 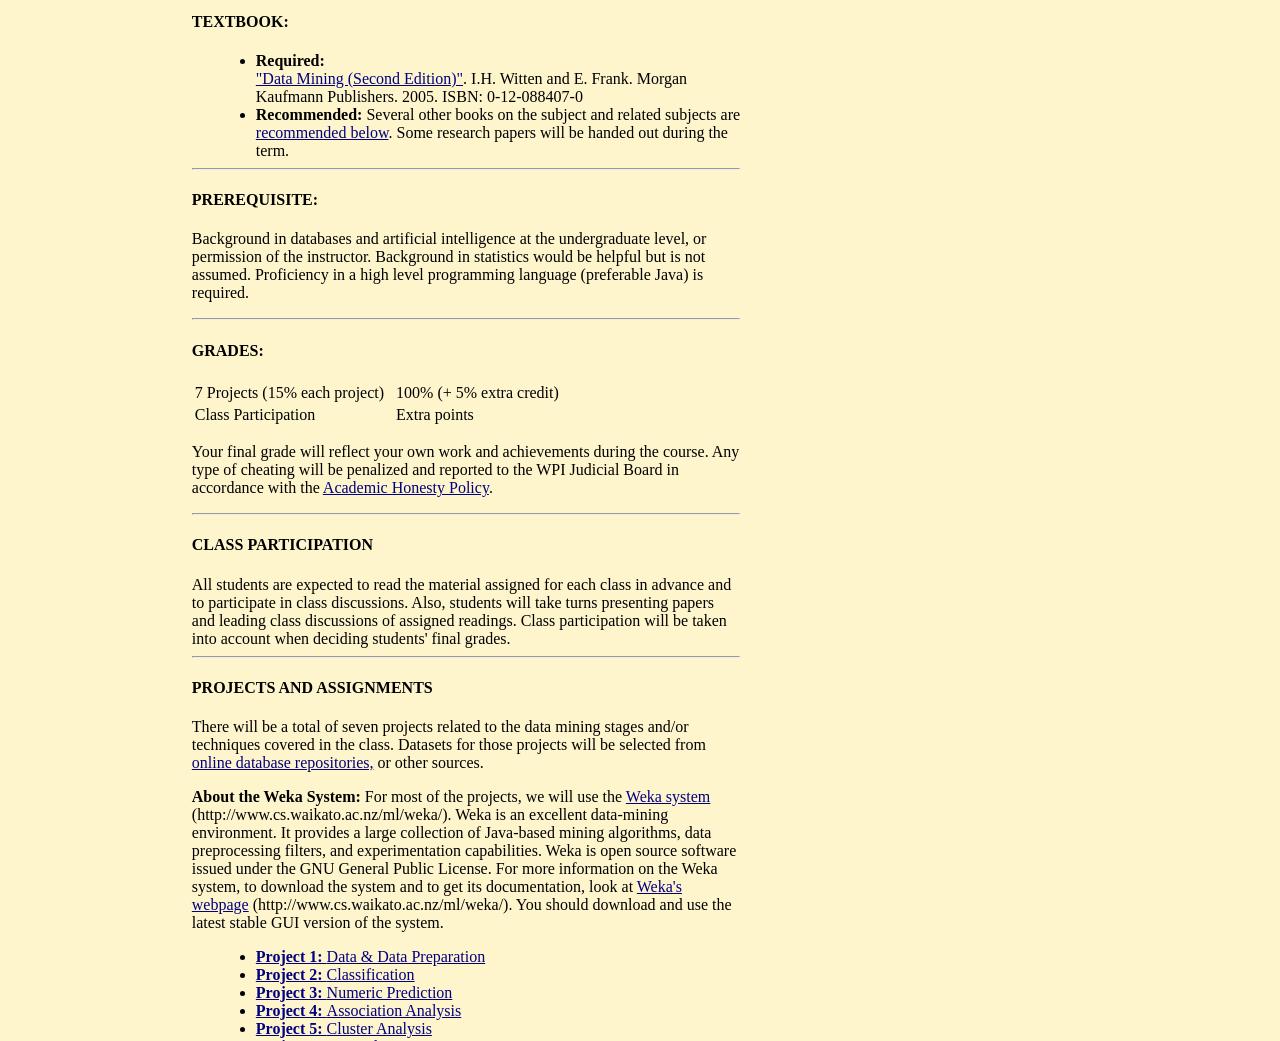 I want to click on 'For most of the projects, we will use the', so click(x=492, y=796).